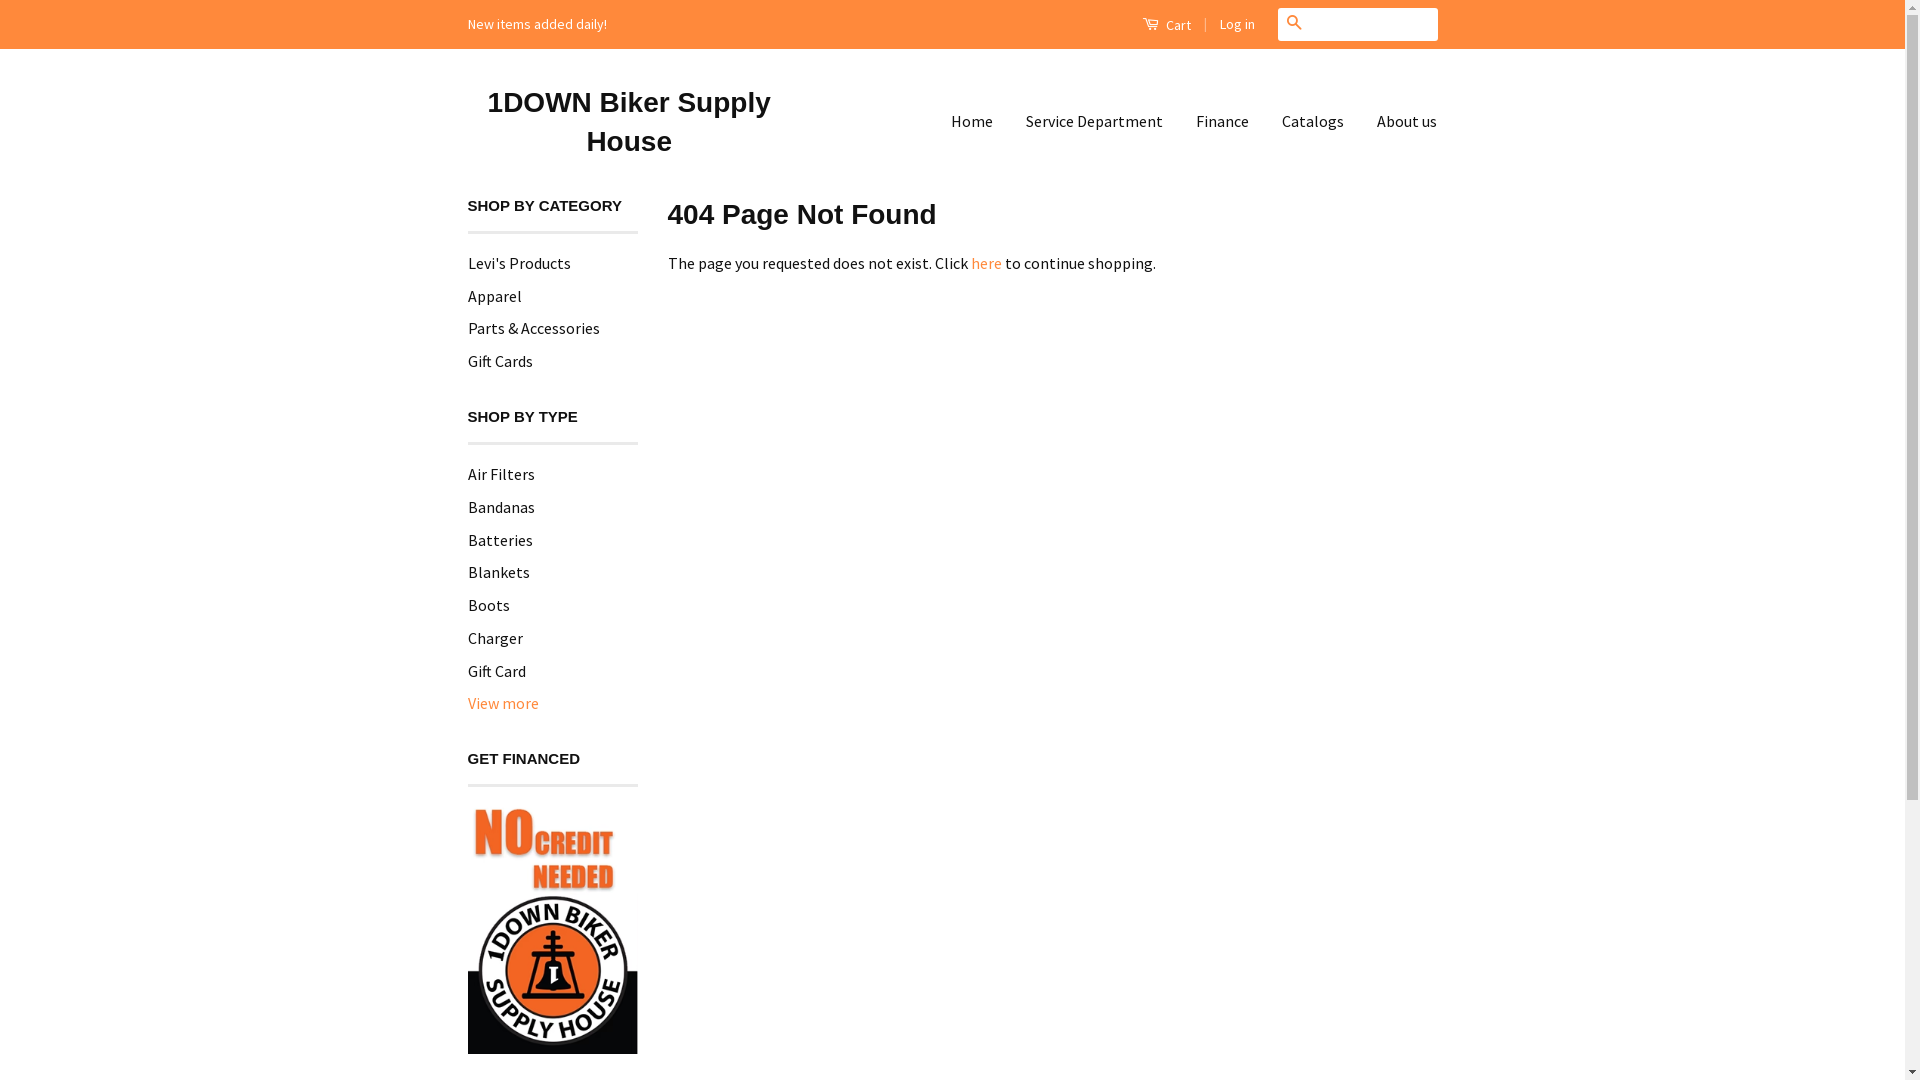 Image resolution: width=1920 pixels, height=1080 pixels. I want to click on 'Catalogs', so click(1266, 121).